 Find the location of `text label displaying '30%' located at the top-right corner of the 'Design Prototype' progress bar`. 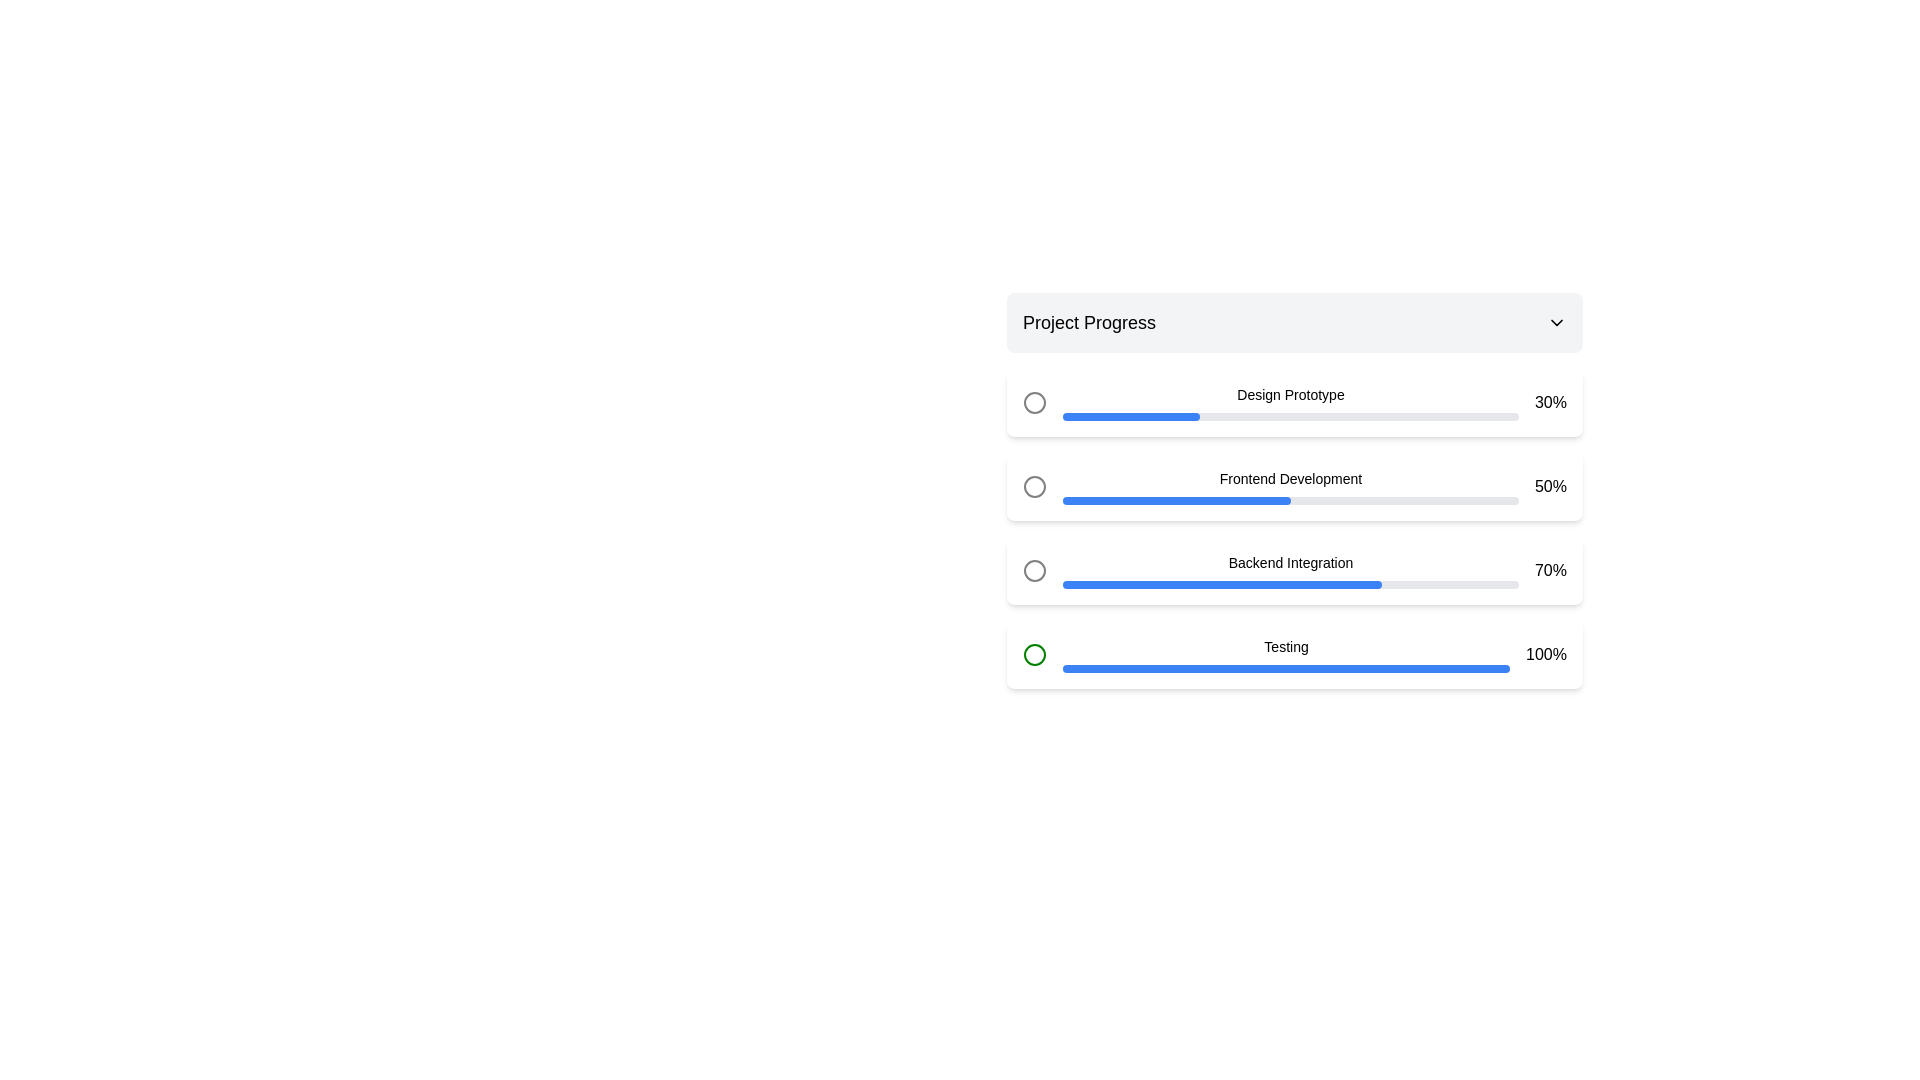

text label displaying '30%' located at the top-right corner of the 'Design Prototype' progress bar is located at coordinates (1549, 402).